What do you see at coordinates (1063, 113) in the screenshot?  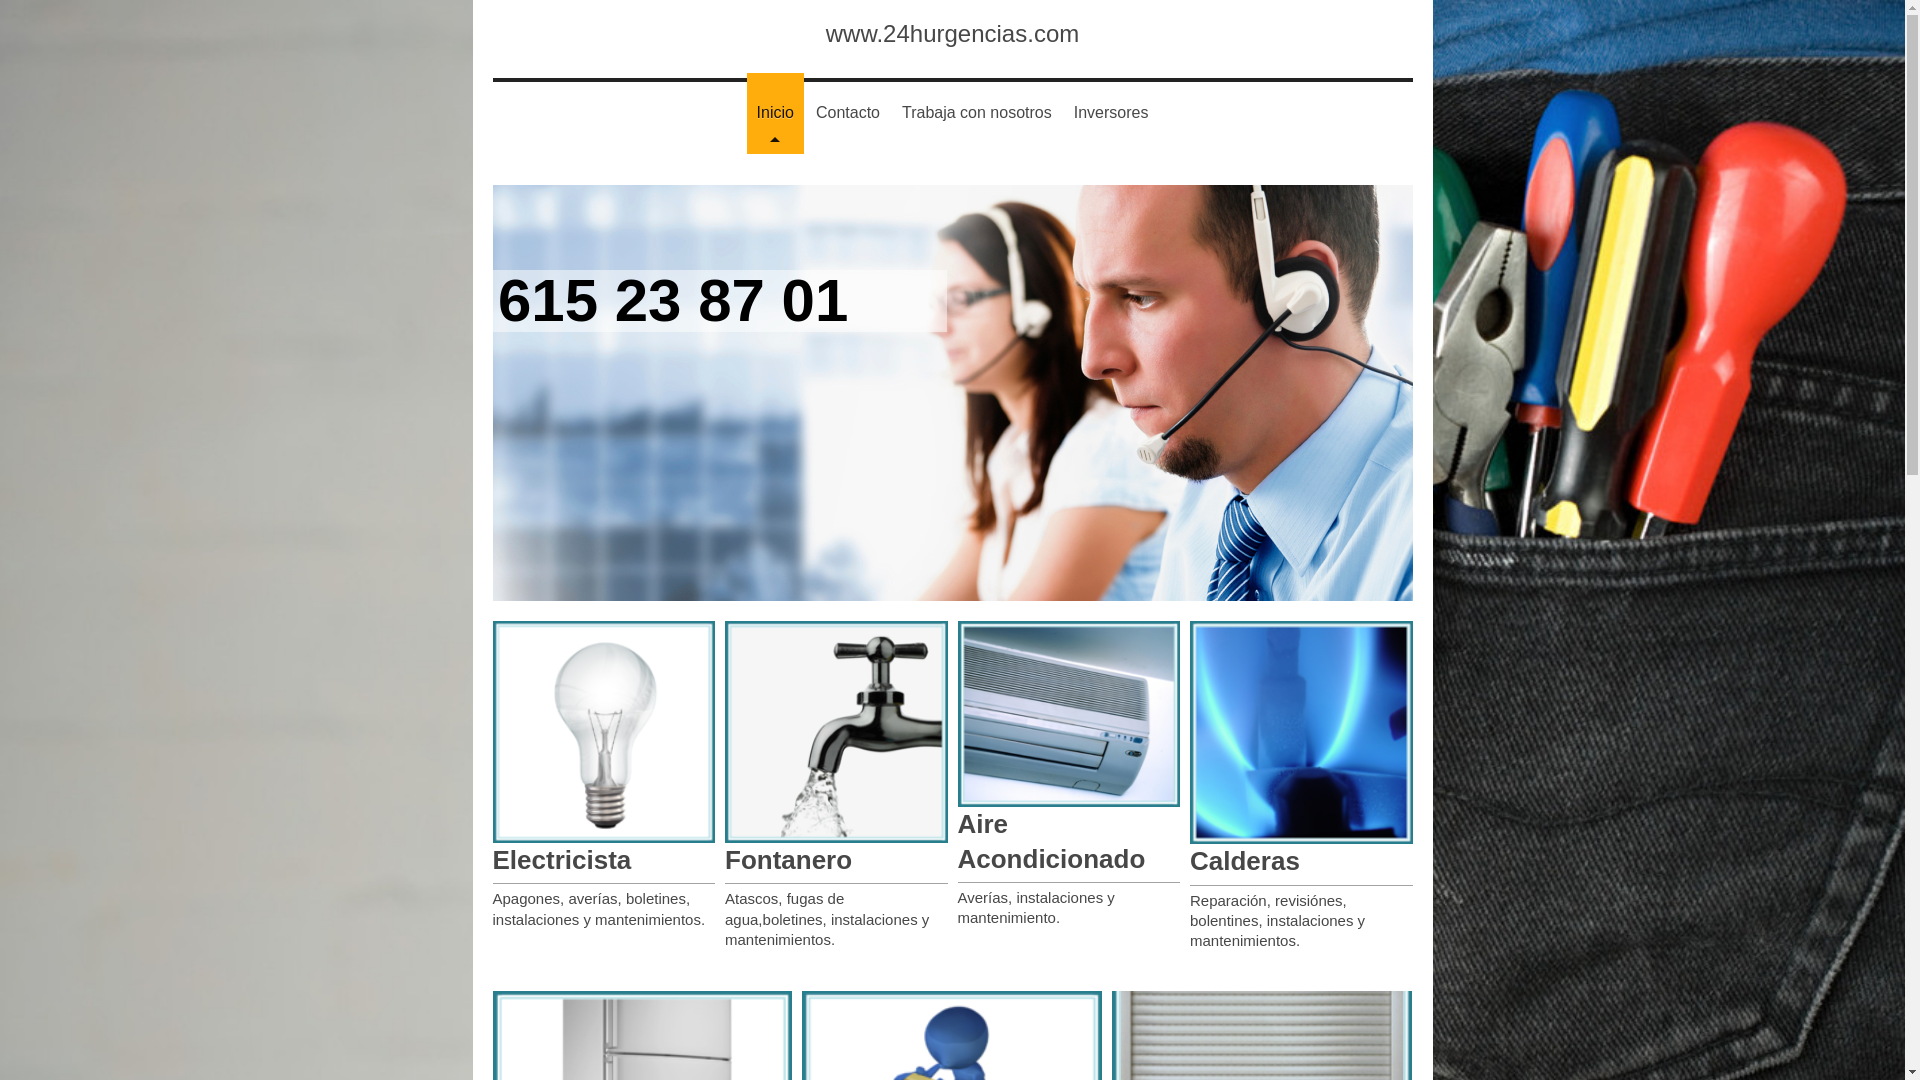 I see `'Inversores'` at bounding box center [1063, 113].